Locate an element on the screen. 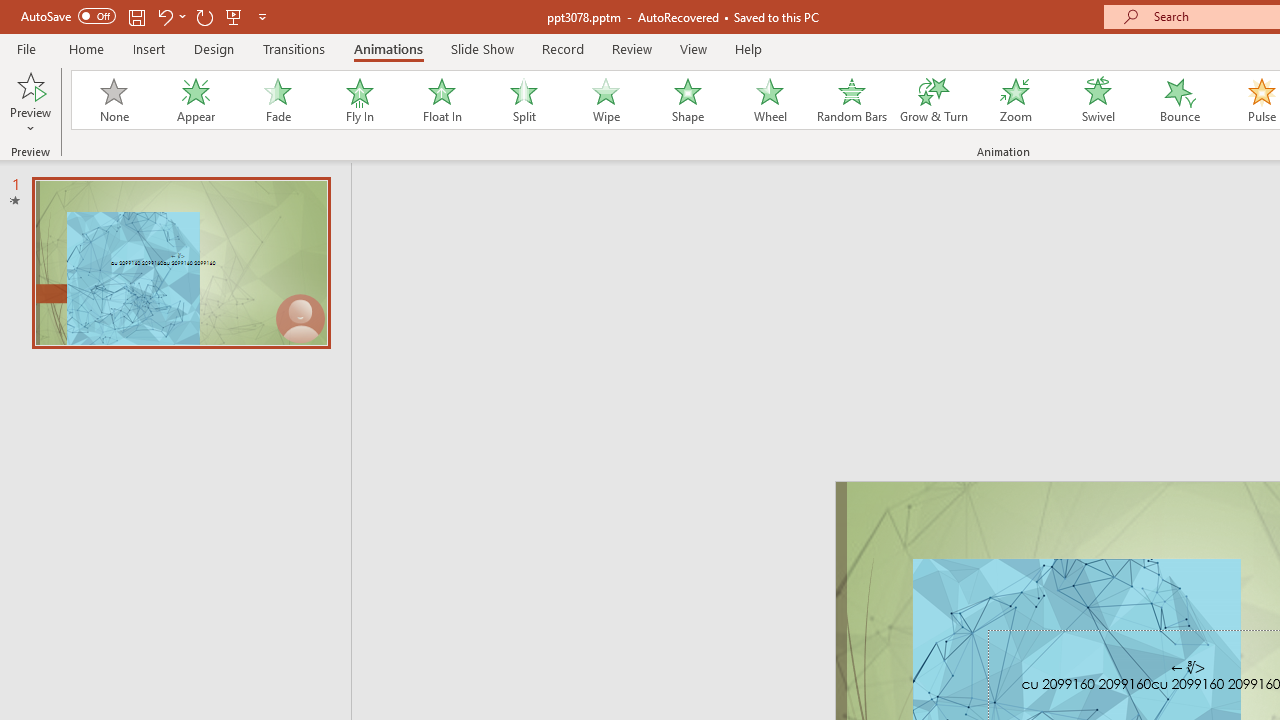 The image size is (1280, 720). 'Bounce' is located at coordinates (1180, 100).